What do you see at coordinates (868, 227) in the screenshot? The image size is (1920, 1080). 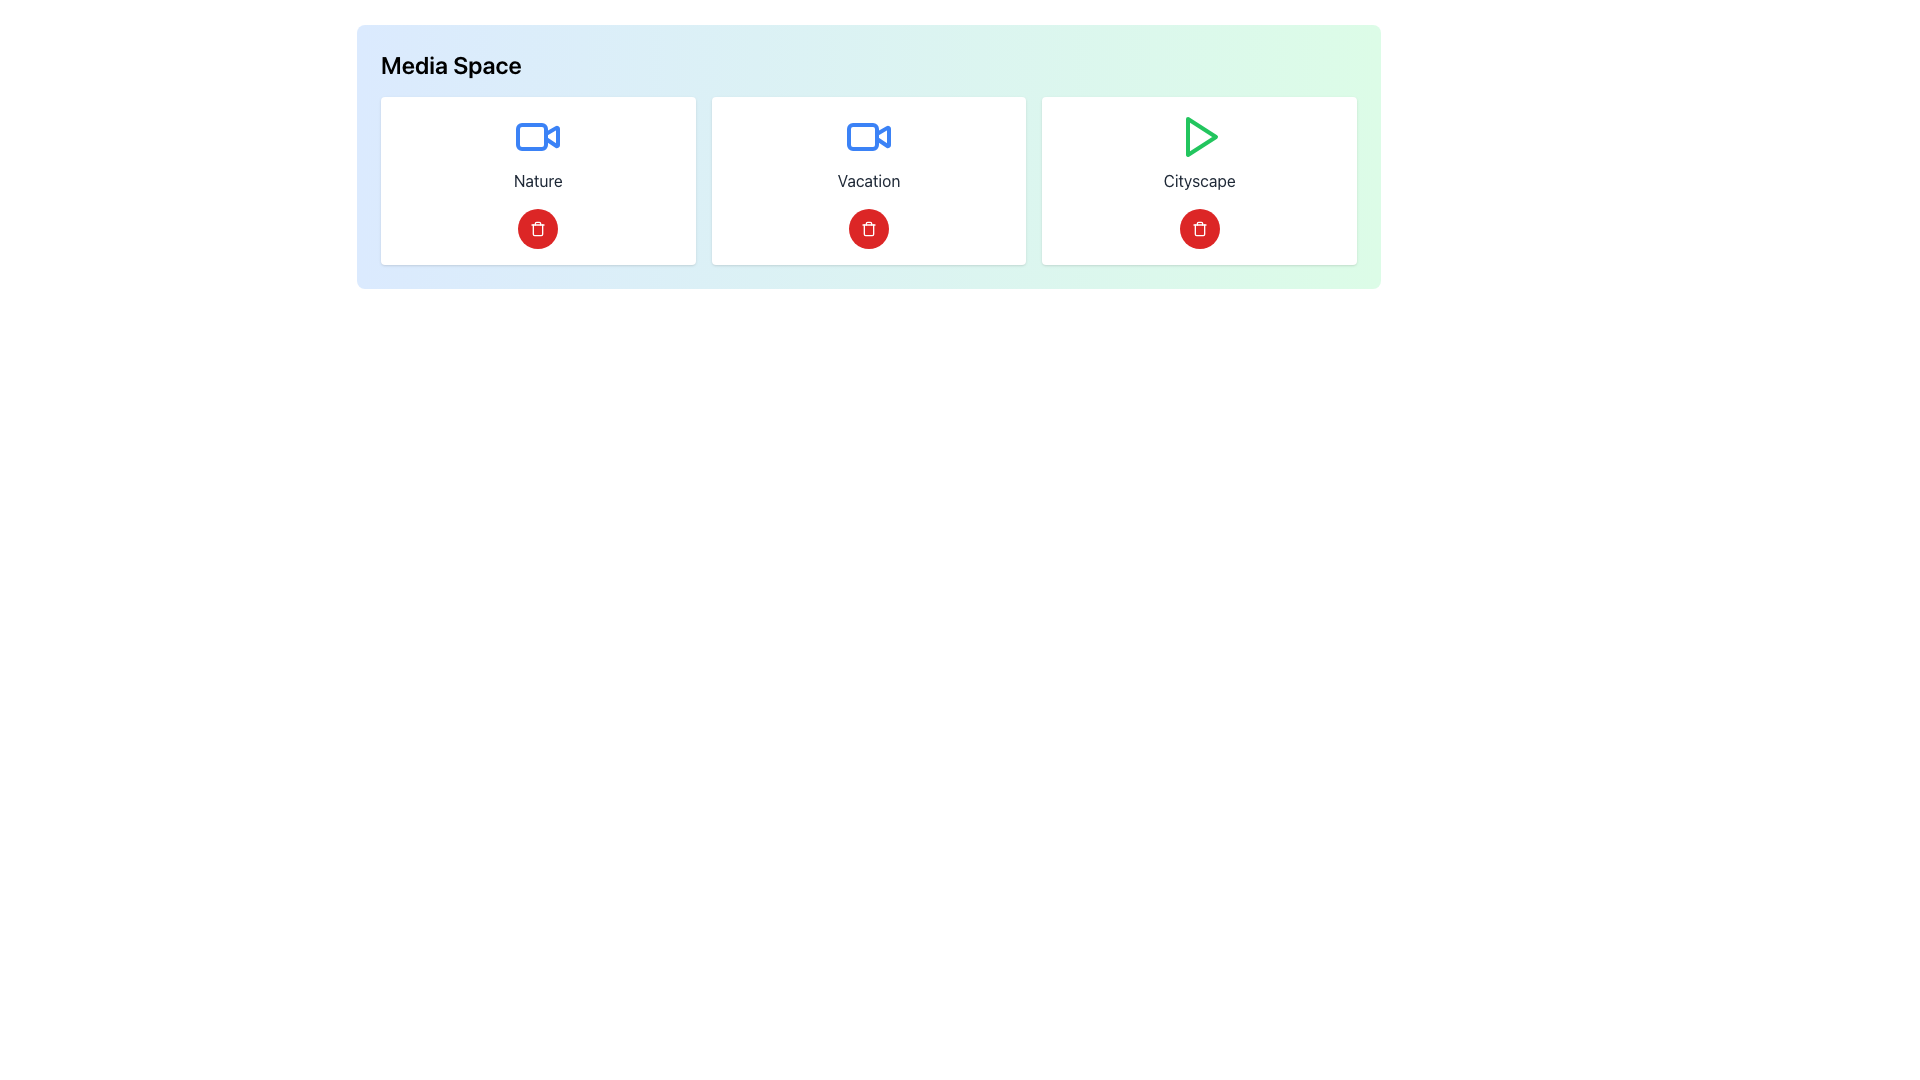 I see `the delete button located at the bottom center of the 'Vacation' card` at bounding box center [868, 227].